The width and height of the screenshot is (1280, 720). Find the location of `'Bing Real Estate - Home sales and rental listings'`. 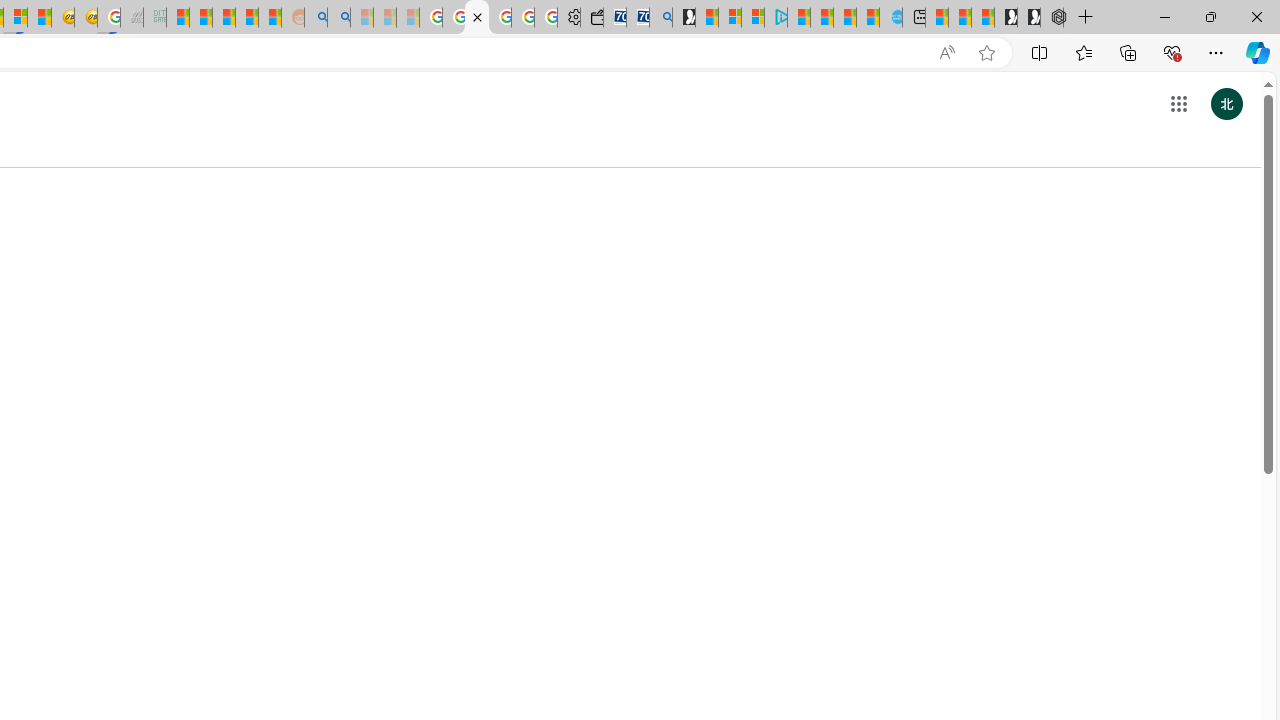

'Bing Real Estate - Home sales and rental listings' is located at coordinates (661, 17).